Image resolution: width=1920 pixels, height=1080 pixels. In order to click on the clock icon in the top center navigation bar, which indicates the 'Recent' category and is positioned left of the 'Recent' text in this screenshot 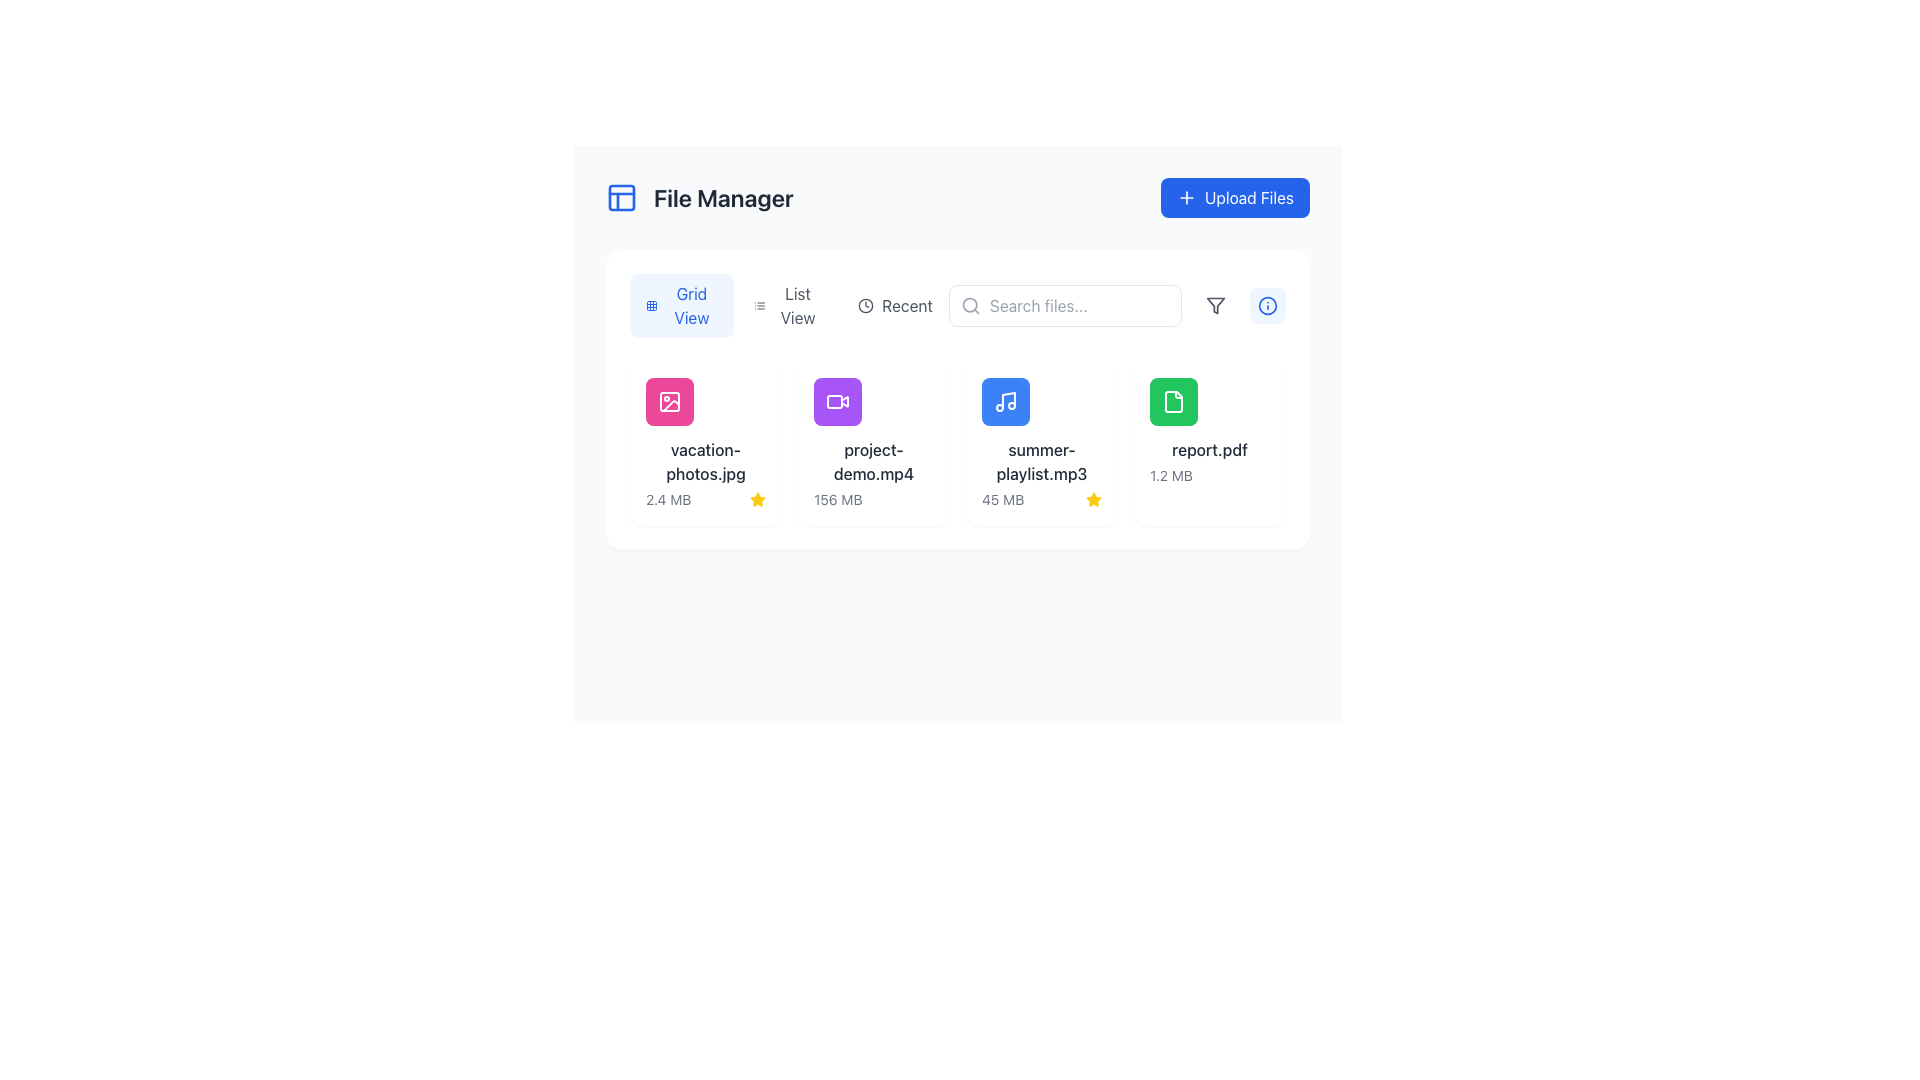, I will do `click(866, 305)`.